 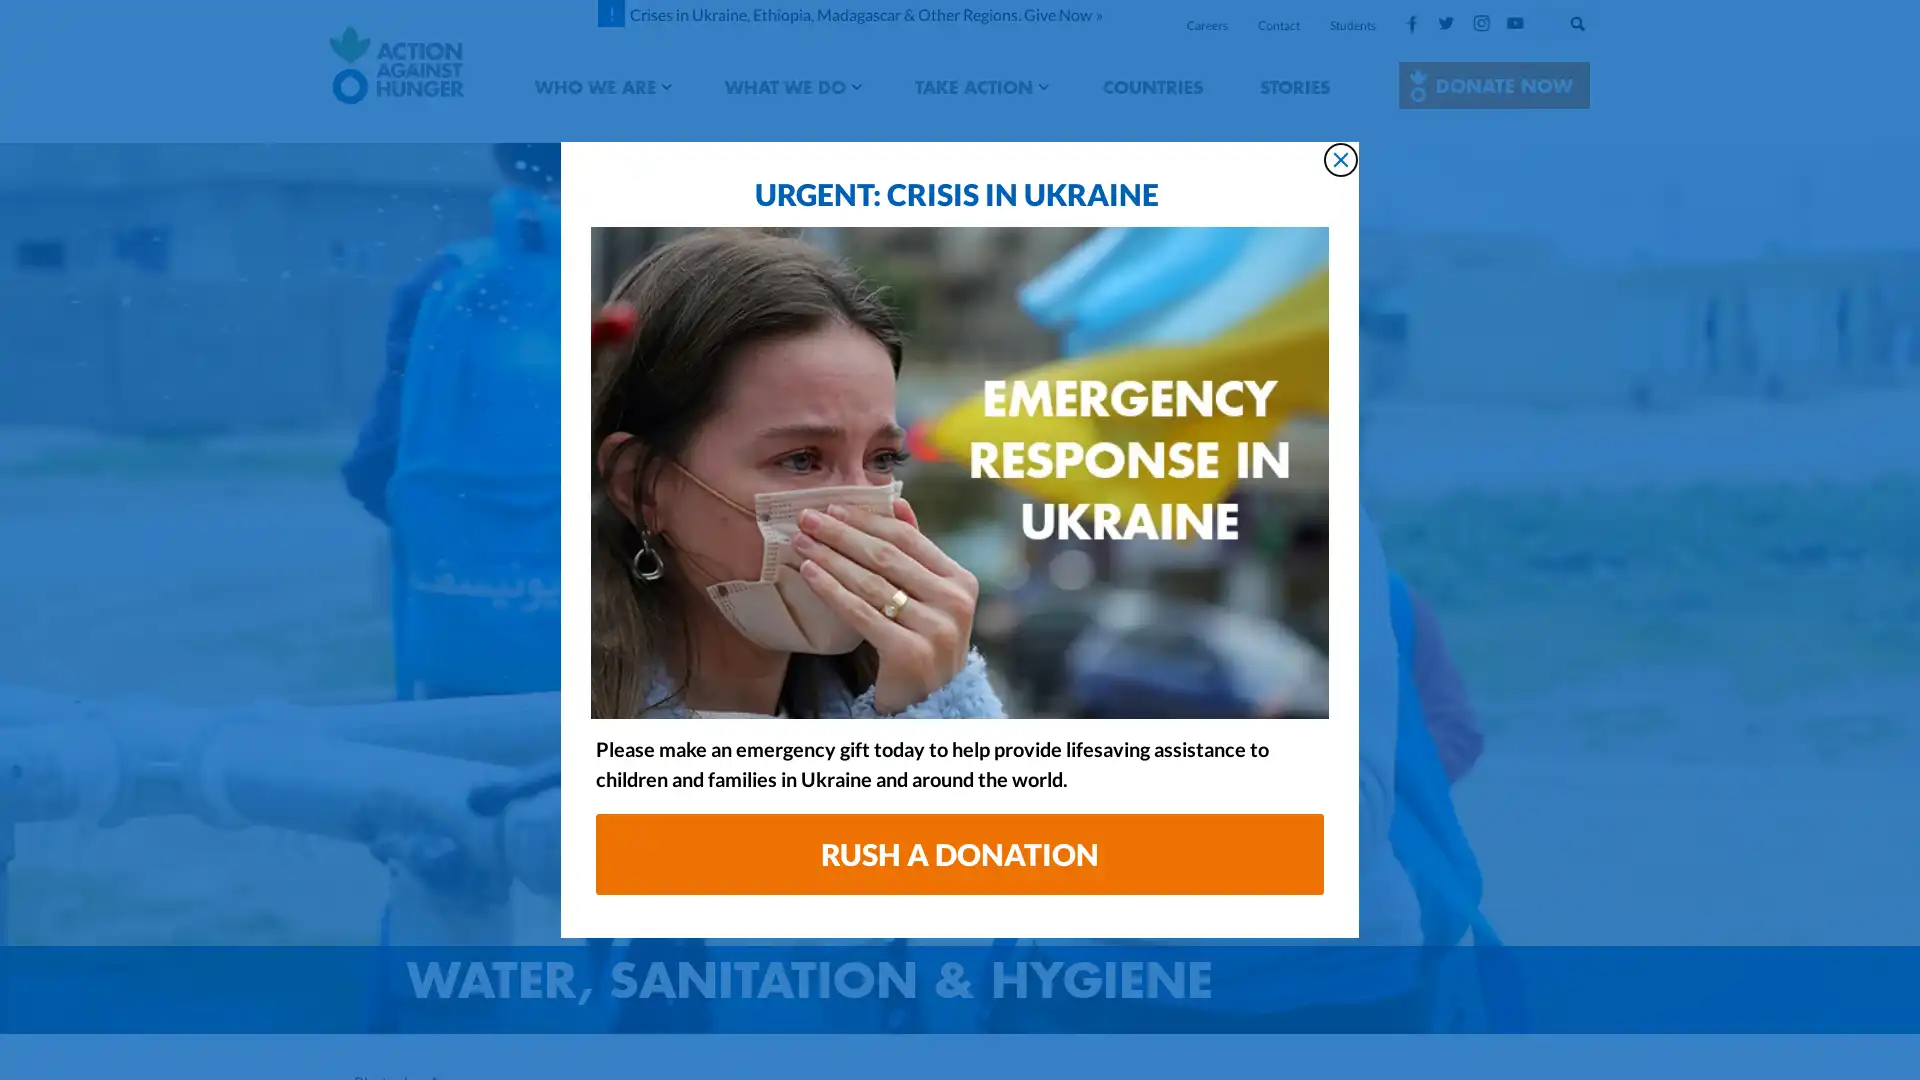 What do you see at coordinates (960, 854) in the screenshot?
I see `RUSH A DONATION` at bounding box center [960, 854].